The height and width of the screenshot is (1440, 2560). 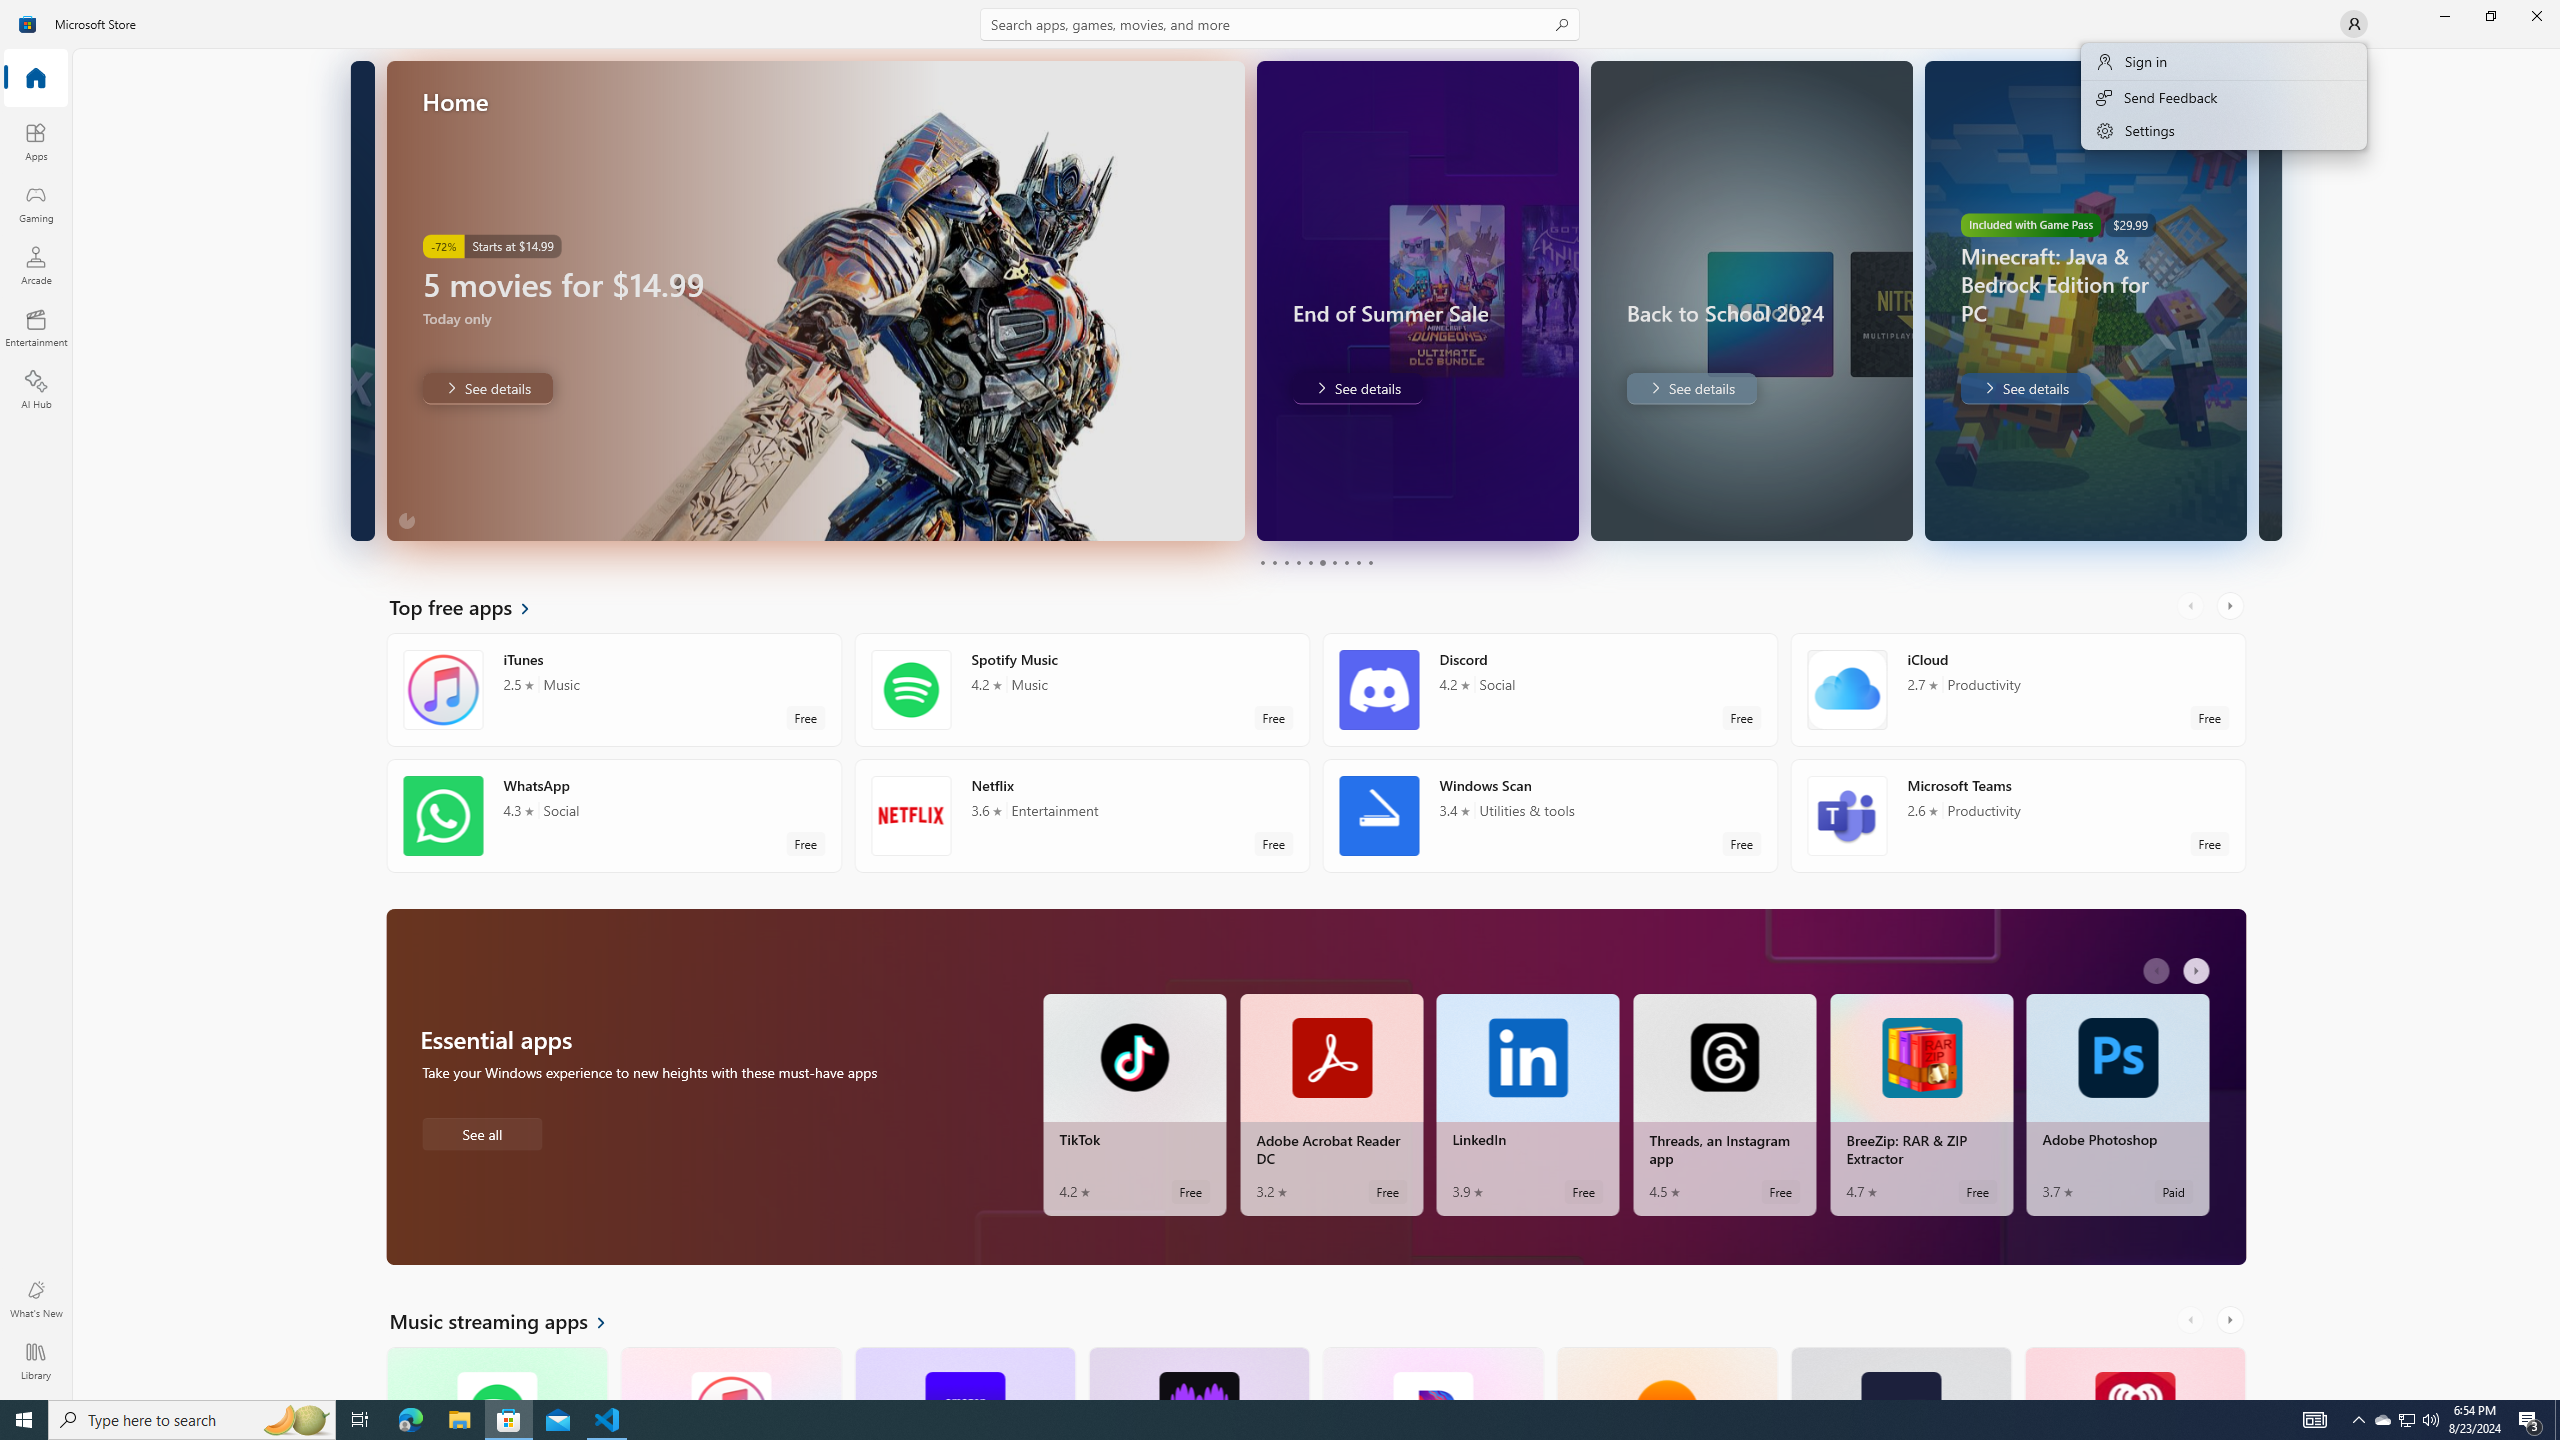 I want to click on 'Page 3', so click(x=1285, y=562).